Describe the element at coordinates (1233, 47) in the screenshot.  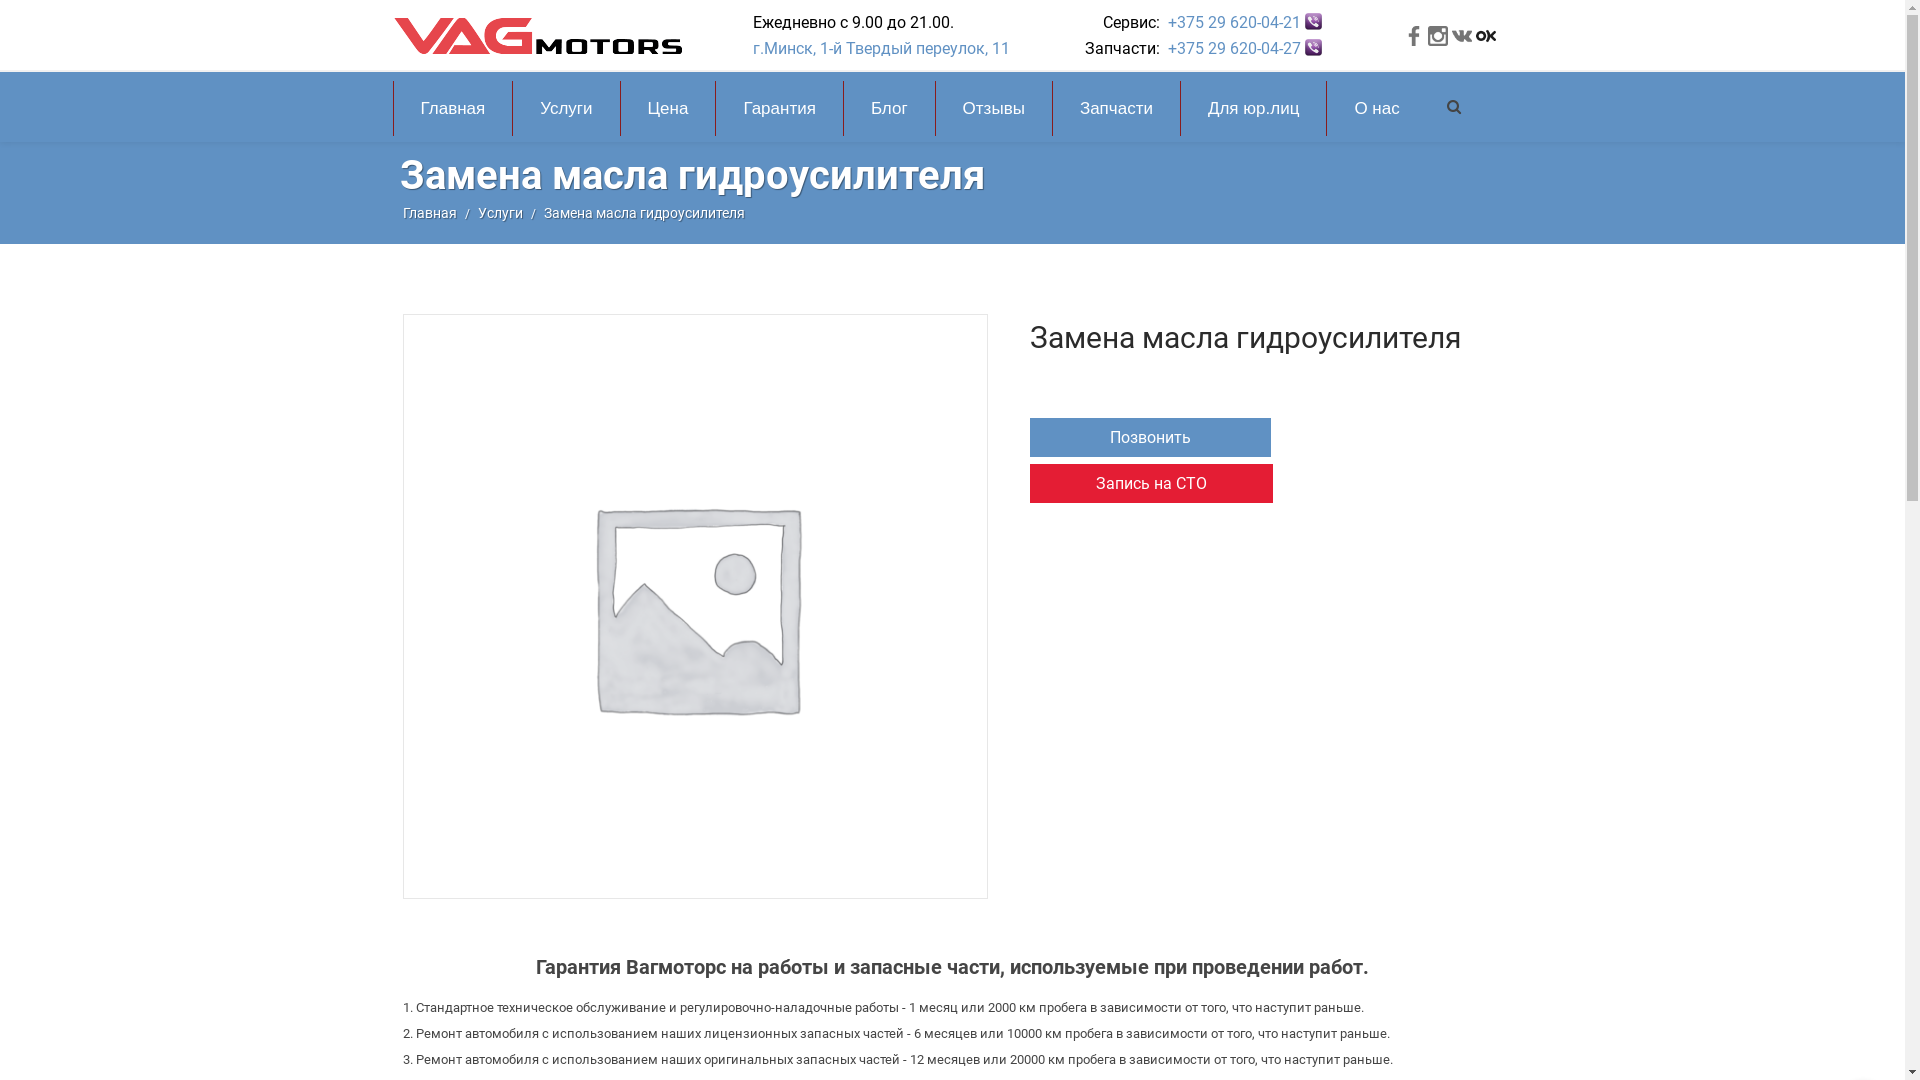
I see `'+375 29 620-04-27'` at that location.